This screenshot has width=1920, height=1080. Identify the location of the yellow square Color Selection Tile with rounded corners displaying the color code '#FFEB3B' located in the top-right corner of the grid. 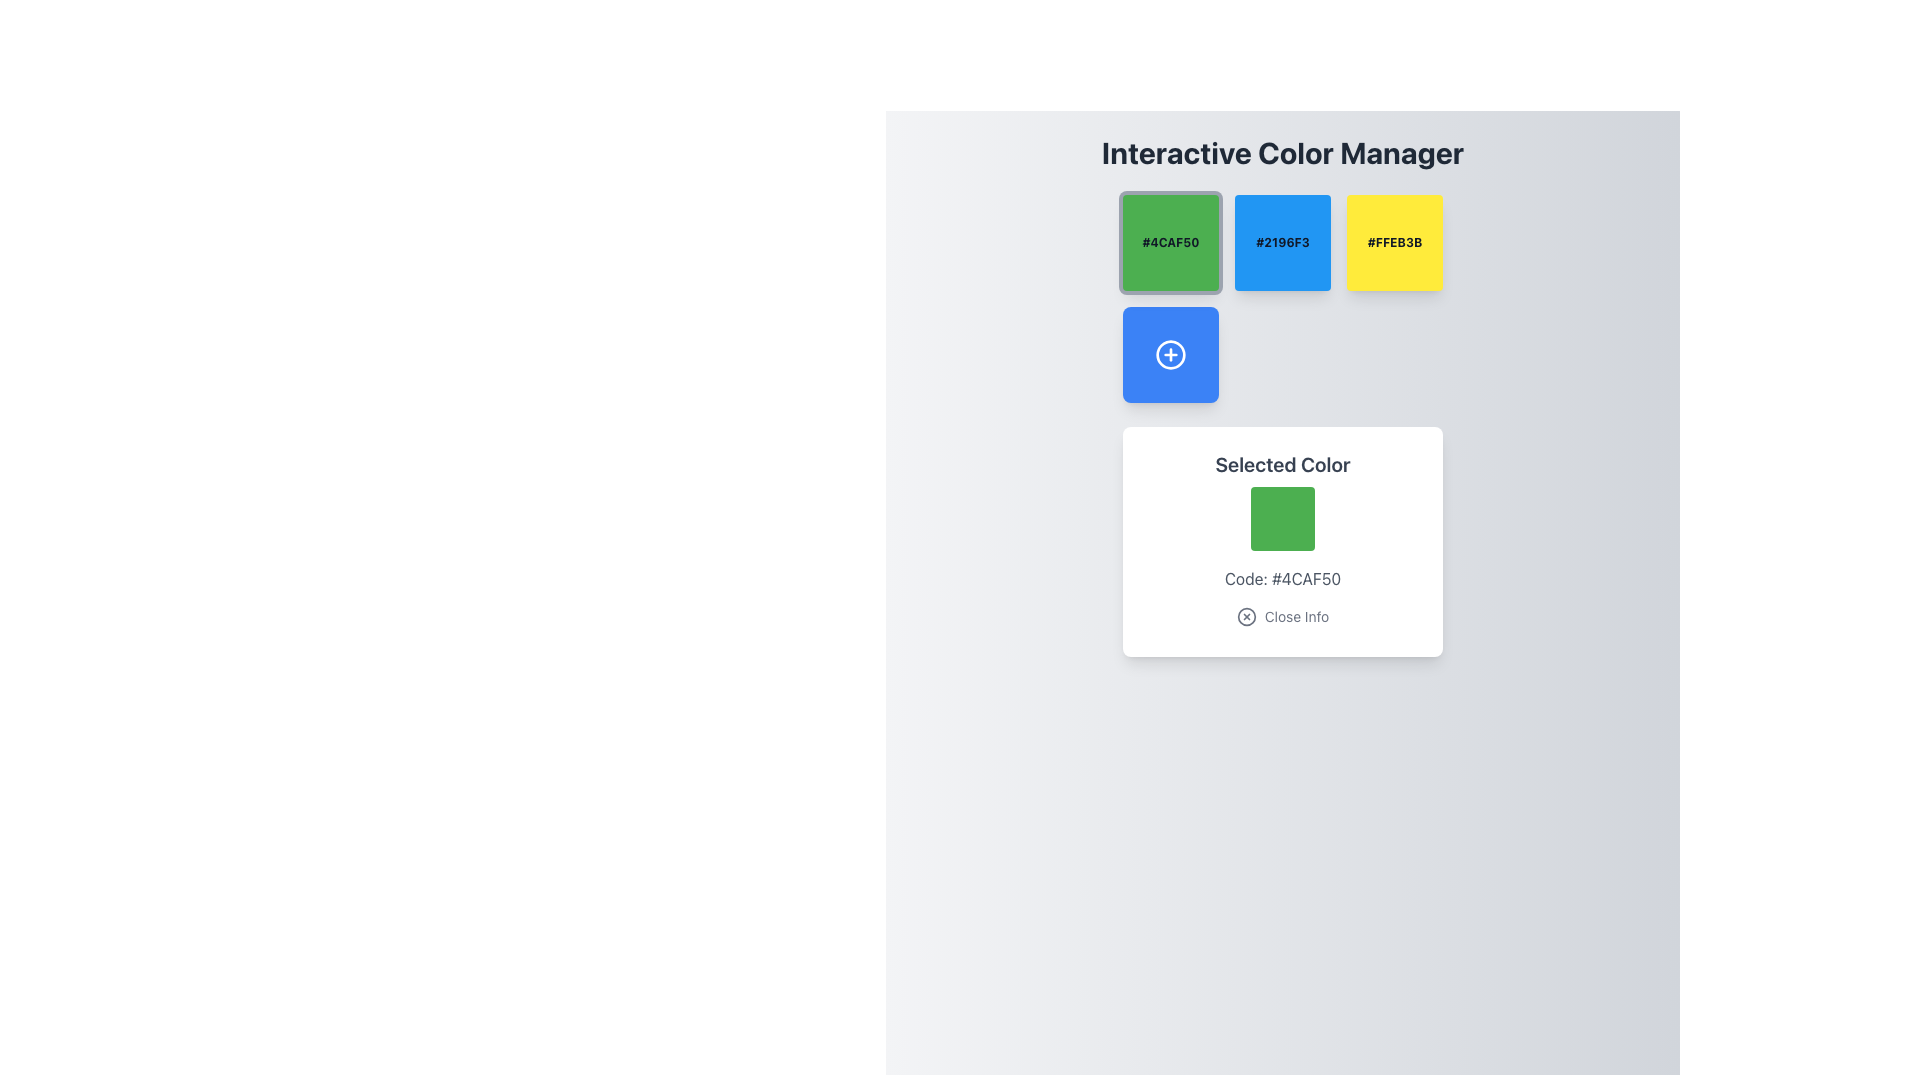
(1394, 242).